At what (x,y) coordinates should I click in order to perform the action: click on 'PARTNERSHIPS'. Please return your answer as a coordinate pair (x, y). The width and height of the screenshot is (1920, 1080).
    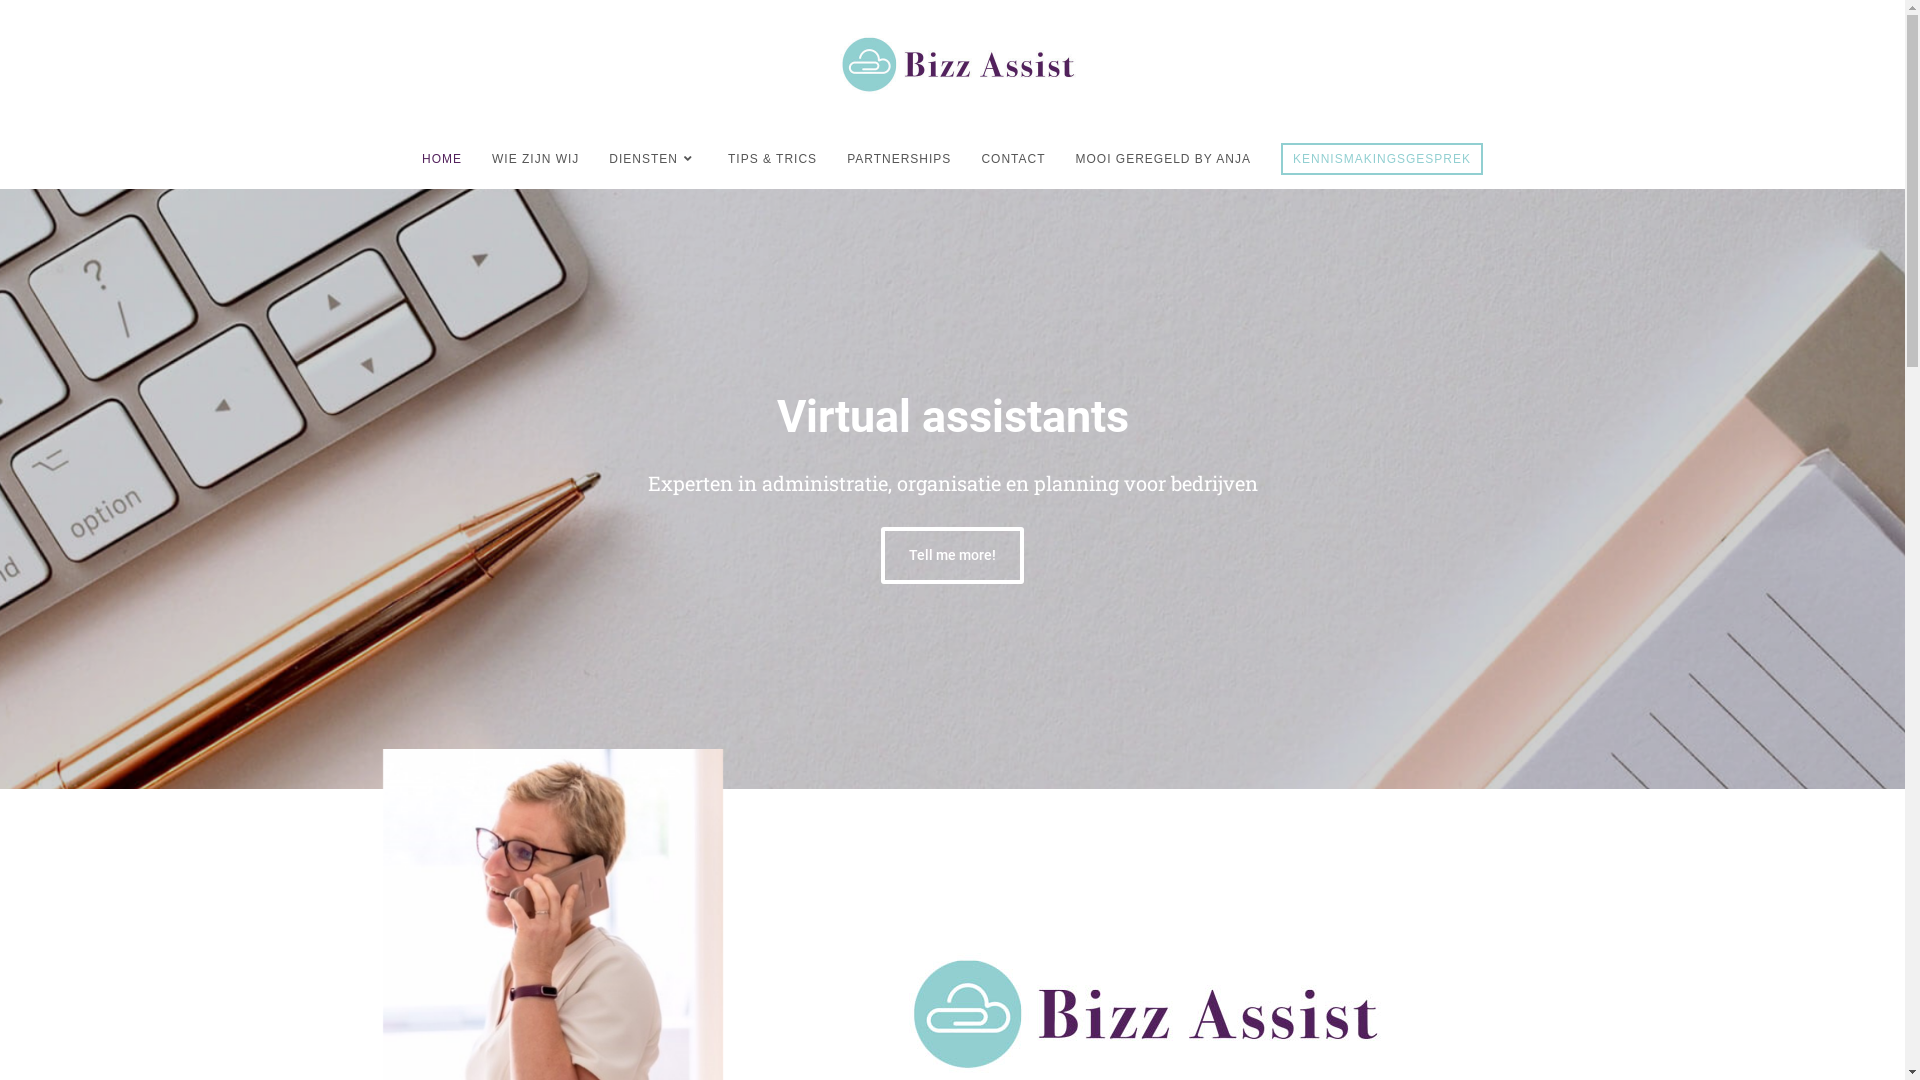
    Looking at the image, I should click on (897, 157).